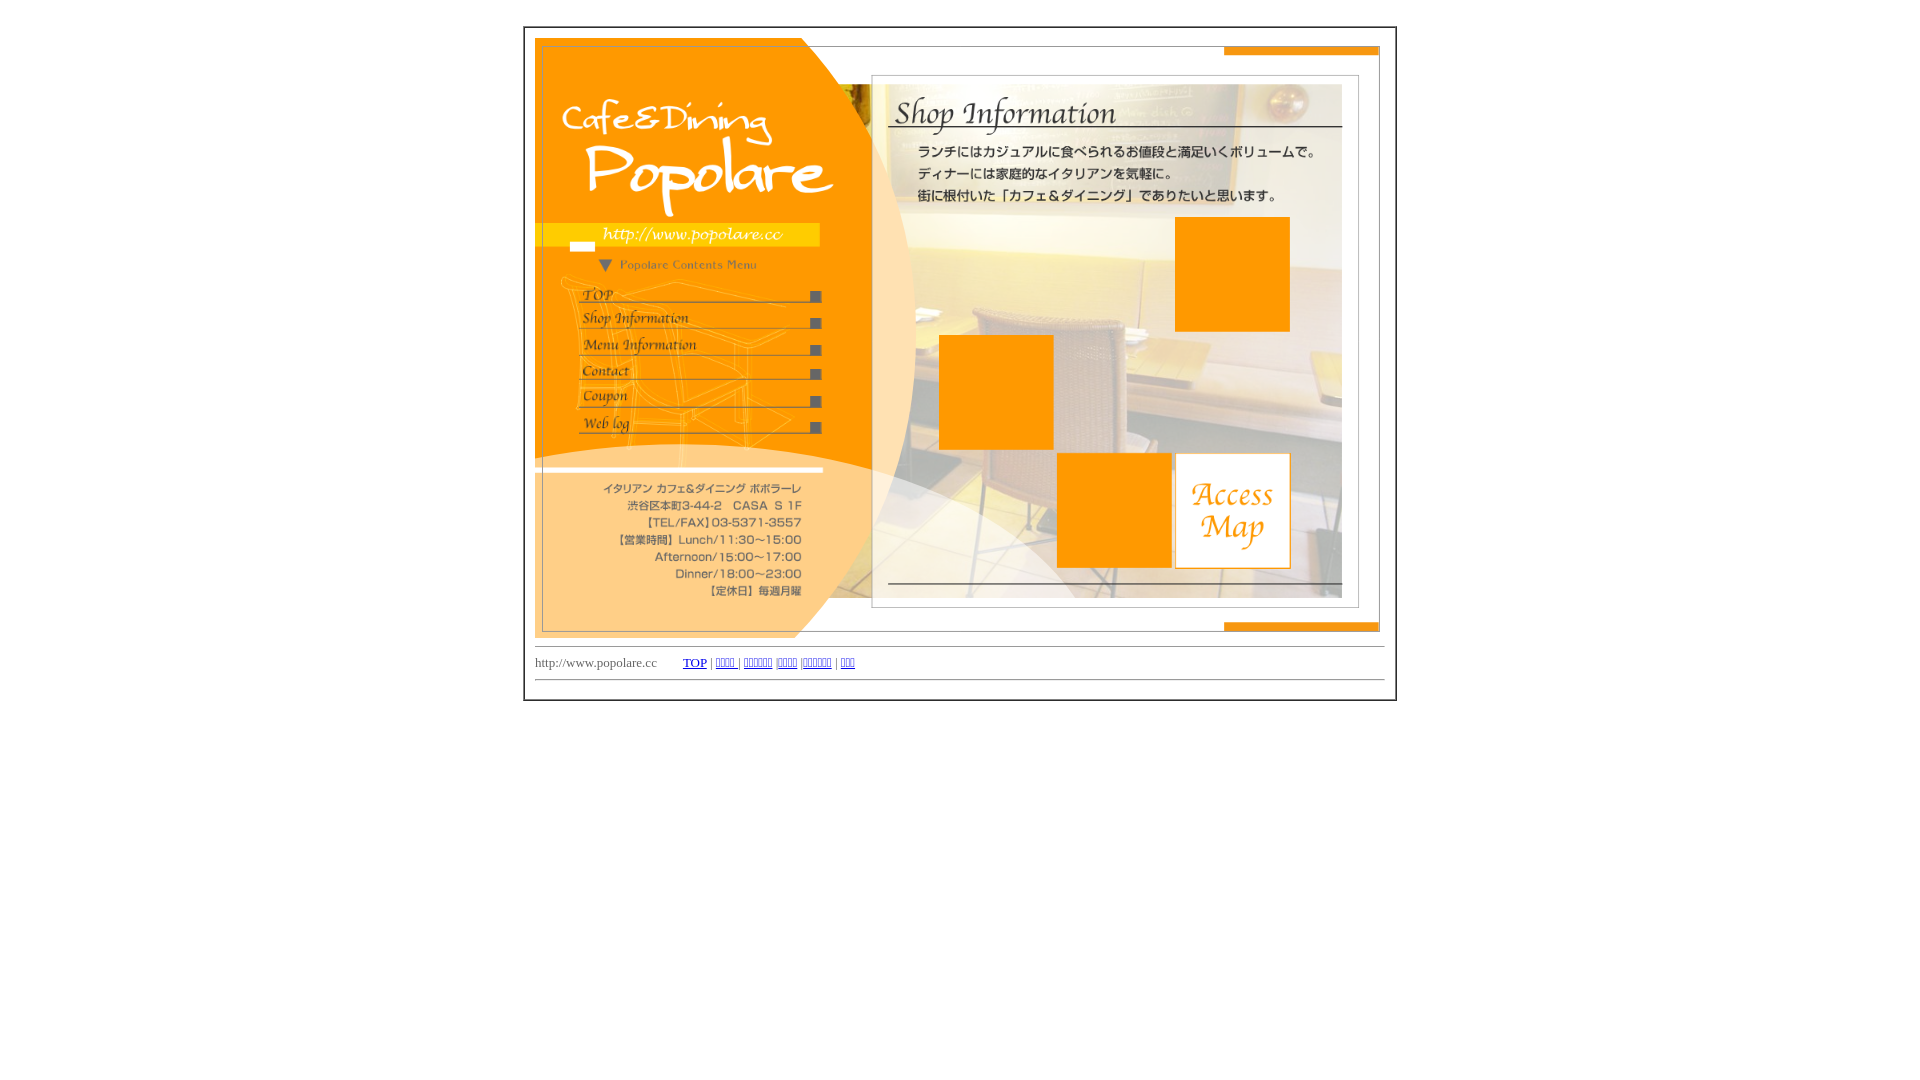 The height and width of the screenshot is (1080, 1920). Describe the element at coordinates (682, 662) in the screenshot. I see `'TOP'` at that location.